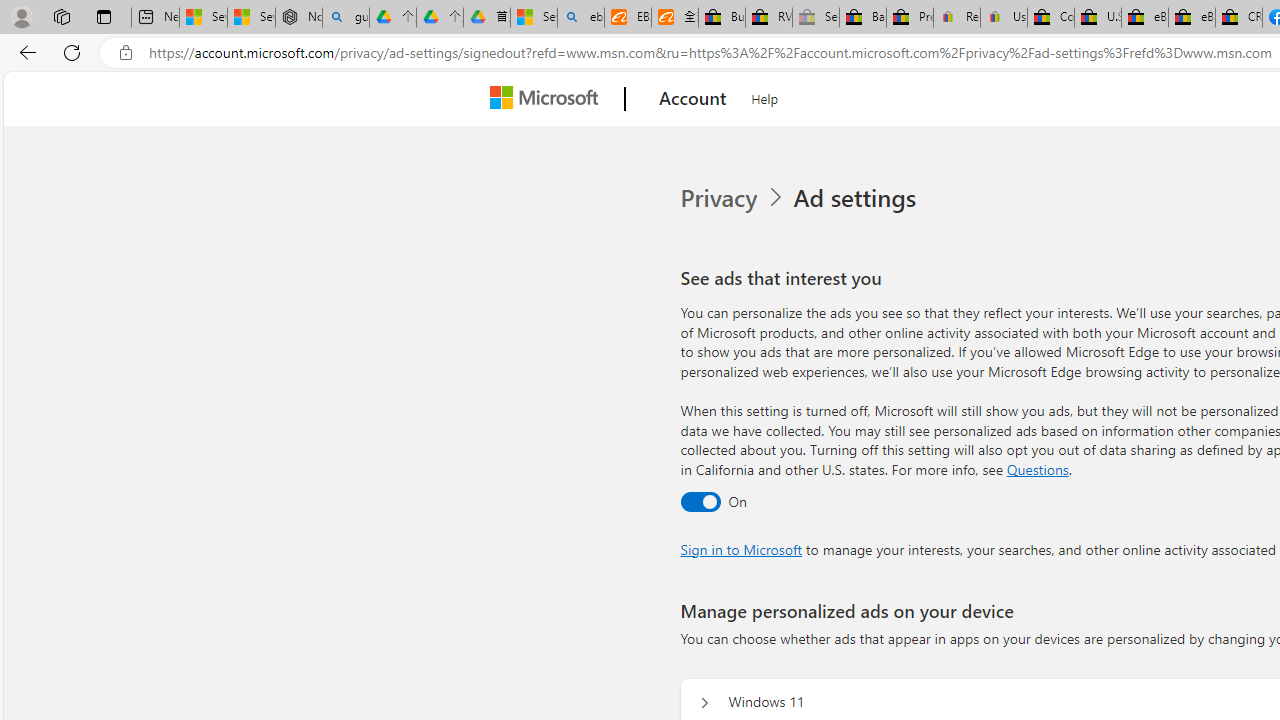 This screenshot has width=1280, height=720. Describe the element at coordinates (720, 17) in the screenshot. I see `'Buy Auto Parts & Accessories | eBay'` at that location.